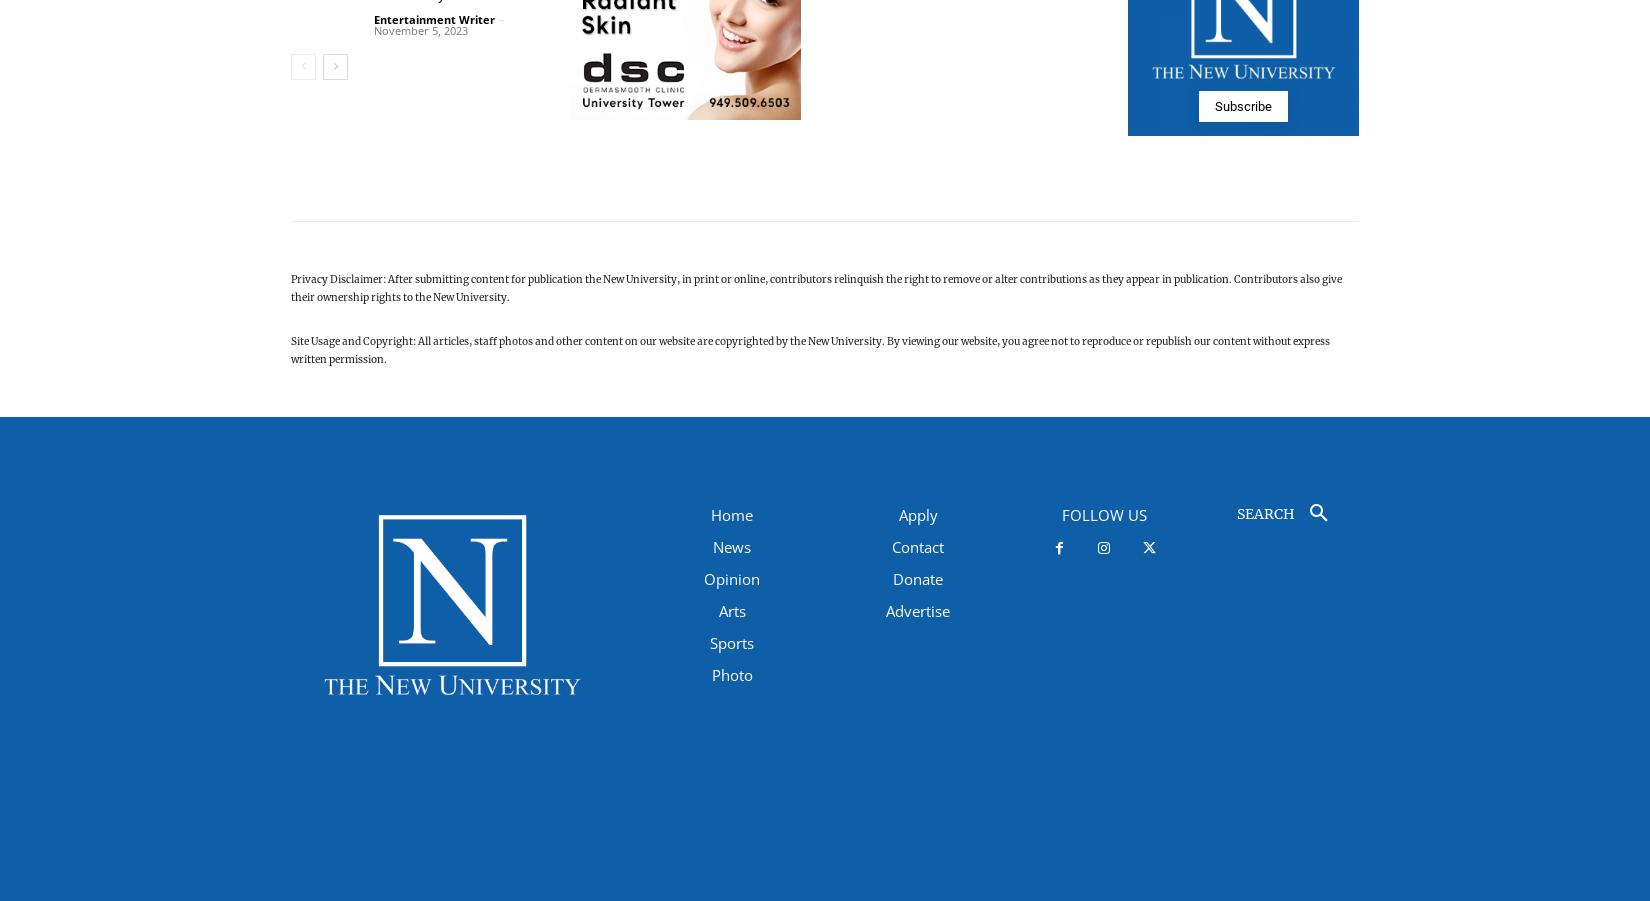 The width and height of the screenshot is (1650, 901). What do you see at coordinates (709, 514) in the screenshot?
I see `'Home'` at bounding box center [709, 514].